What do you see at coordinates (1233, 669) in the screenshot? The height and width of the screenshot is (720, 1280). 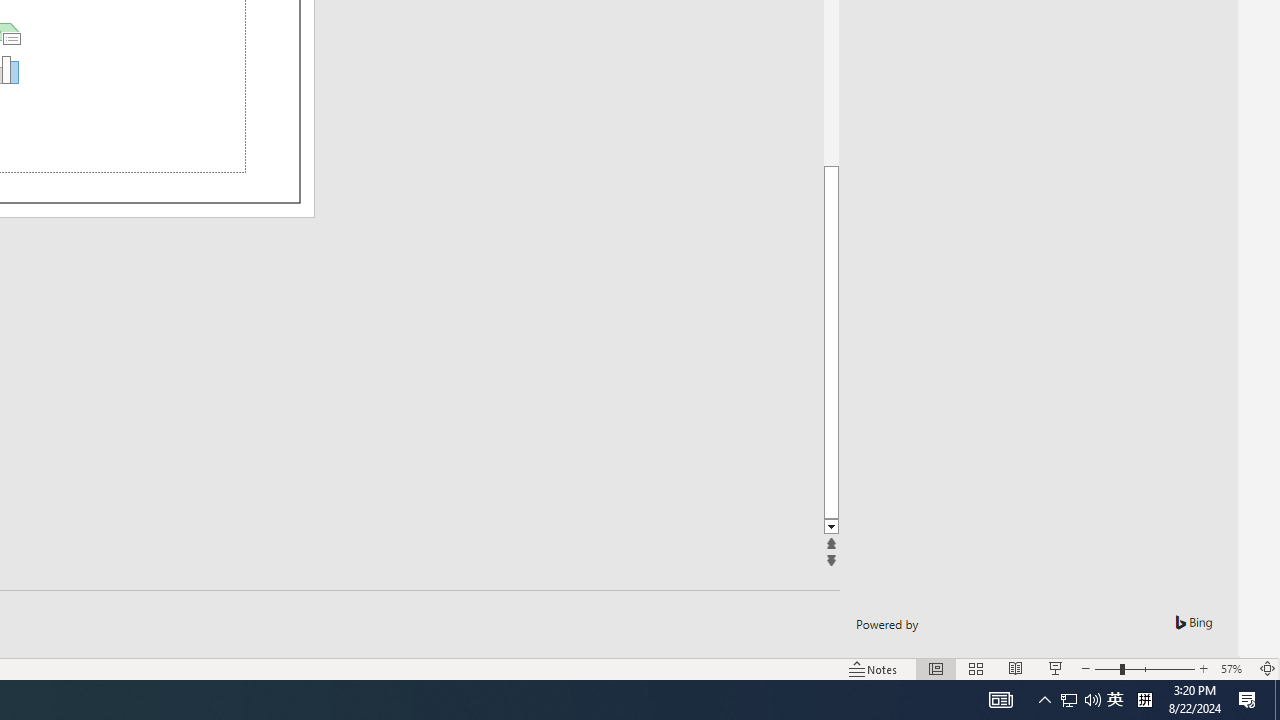 I see `'Zoom 57%'` at bounding box center [1233, 669].